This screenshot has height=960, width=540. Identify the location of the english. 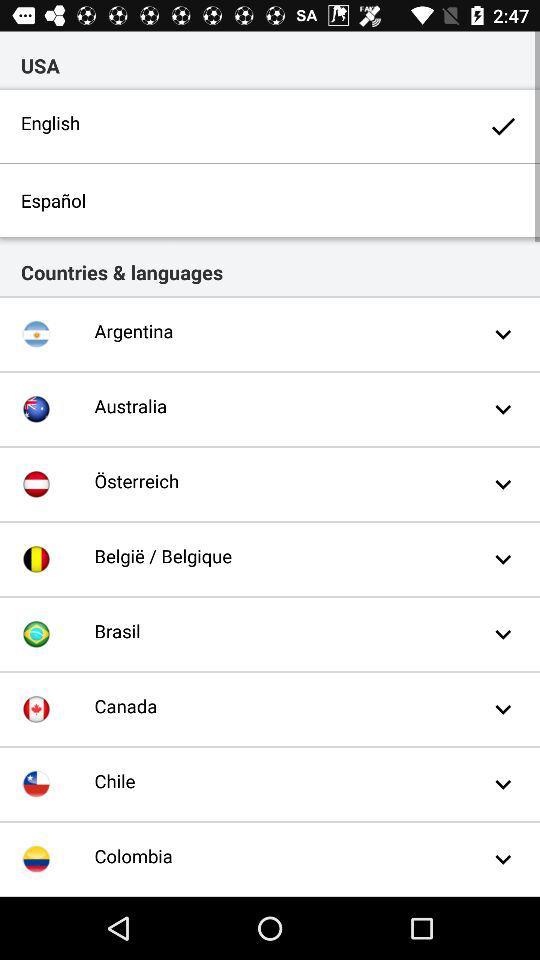
(270, 125).